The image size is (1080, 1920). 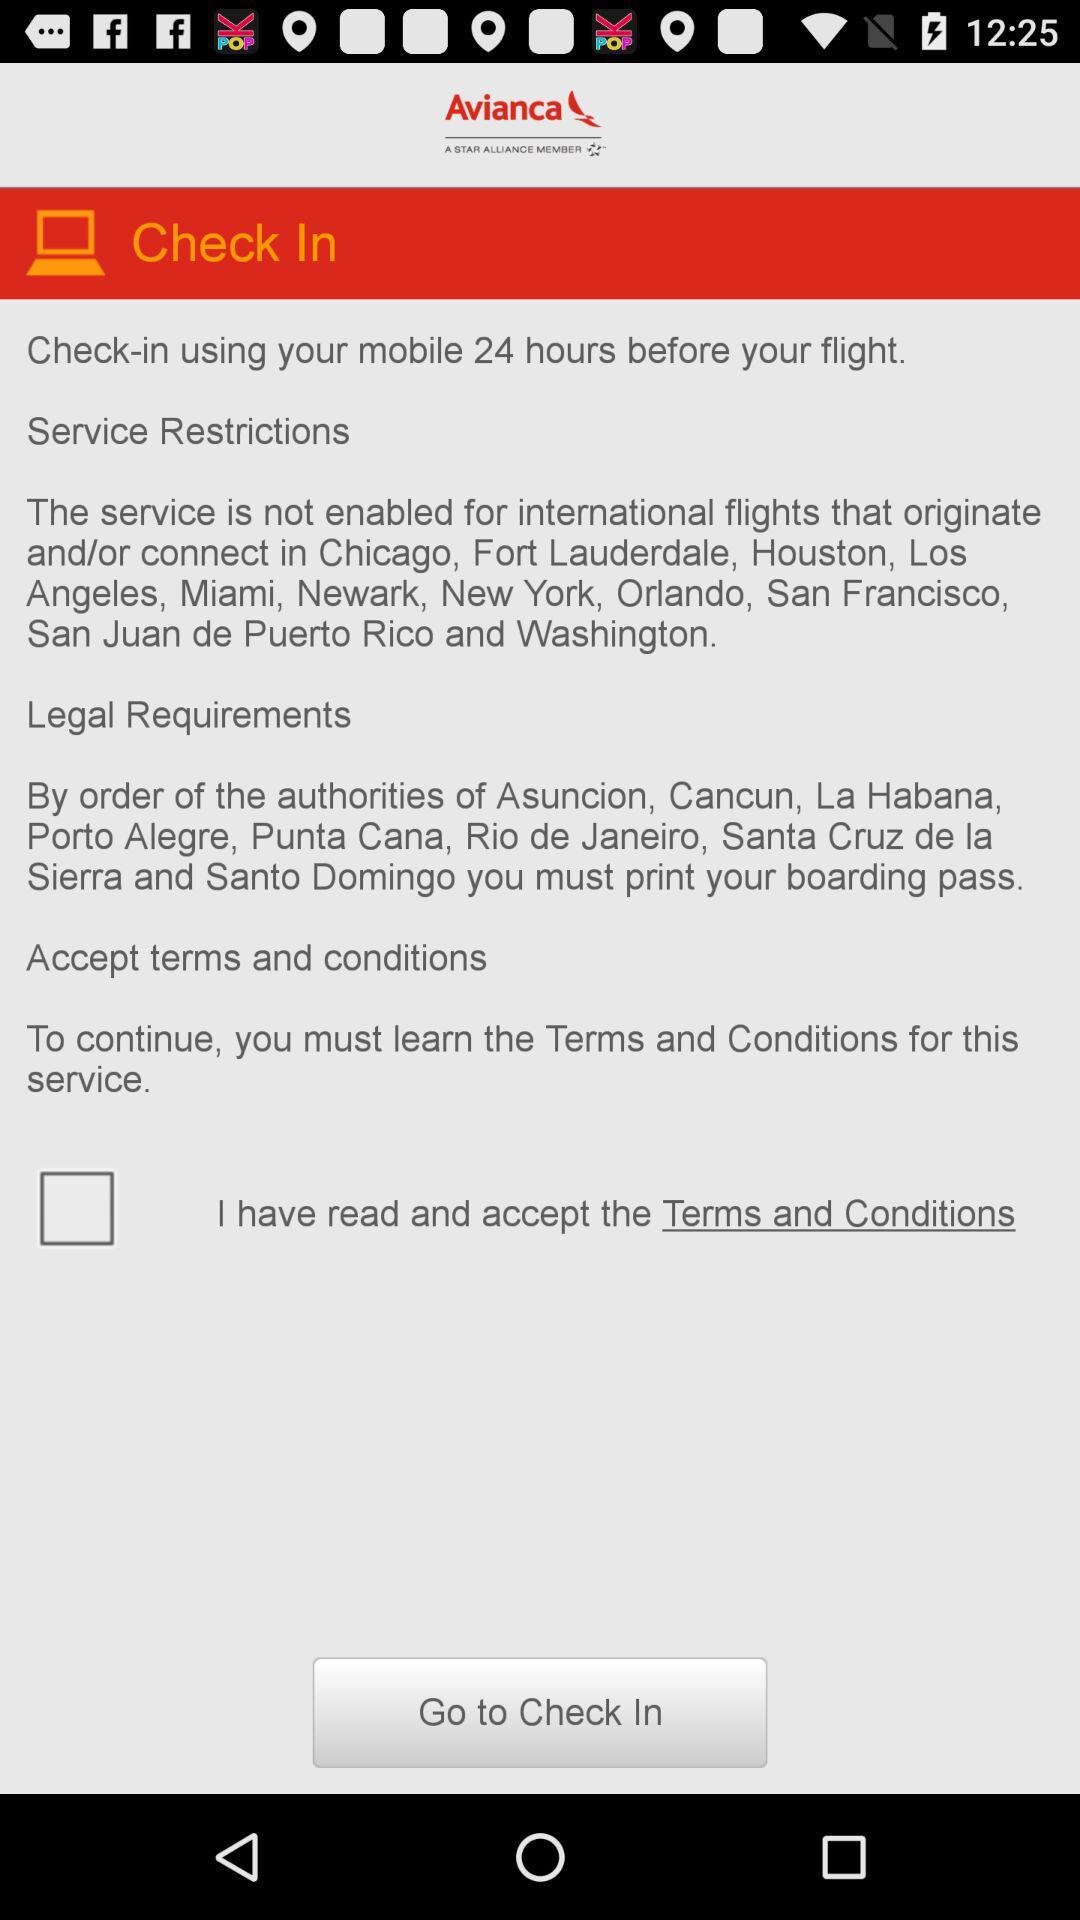 What do you see at coordinates (634, 1209) in the screenshot?
I see `icon above go to check item` at bounding box center [634, 1209].